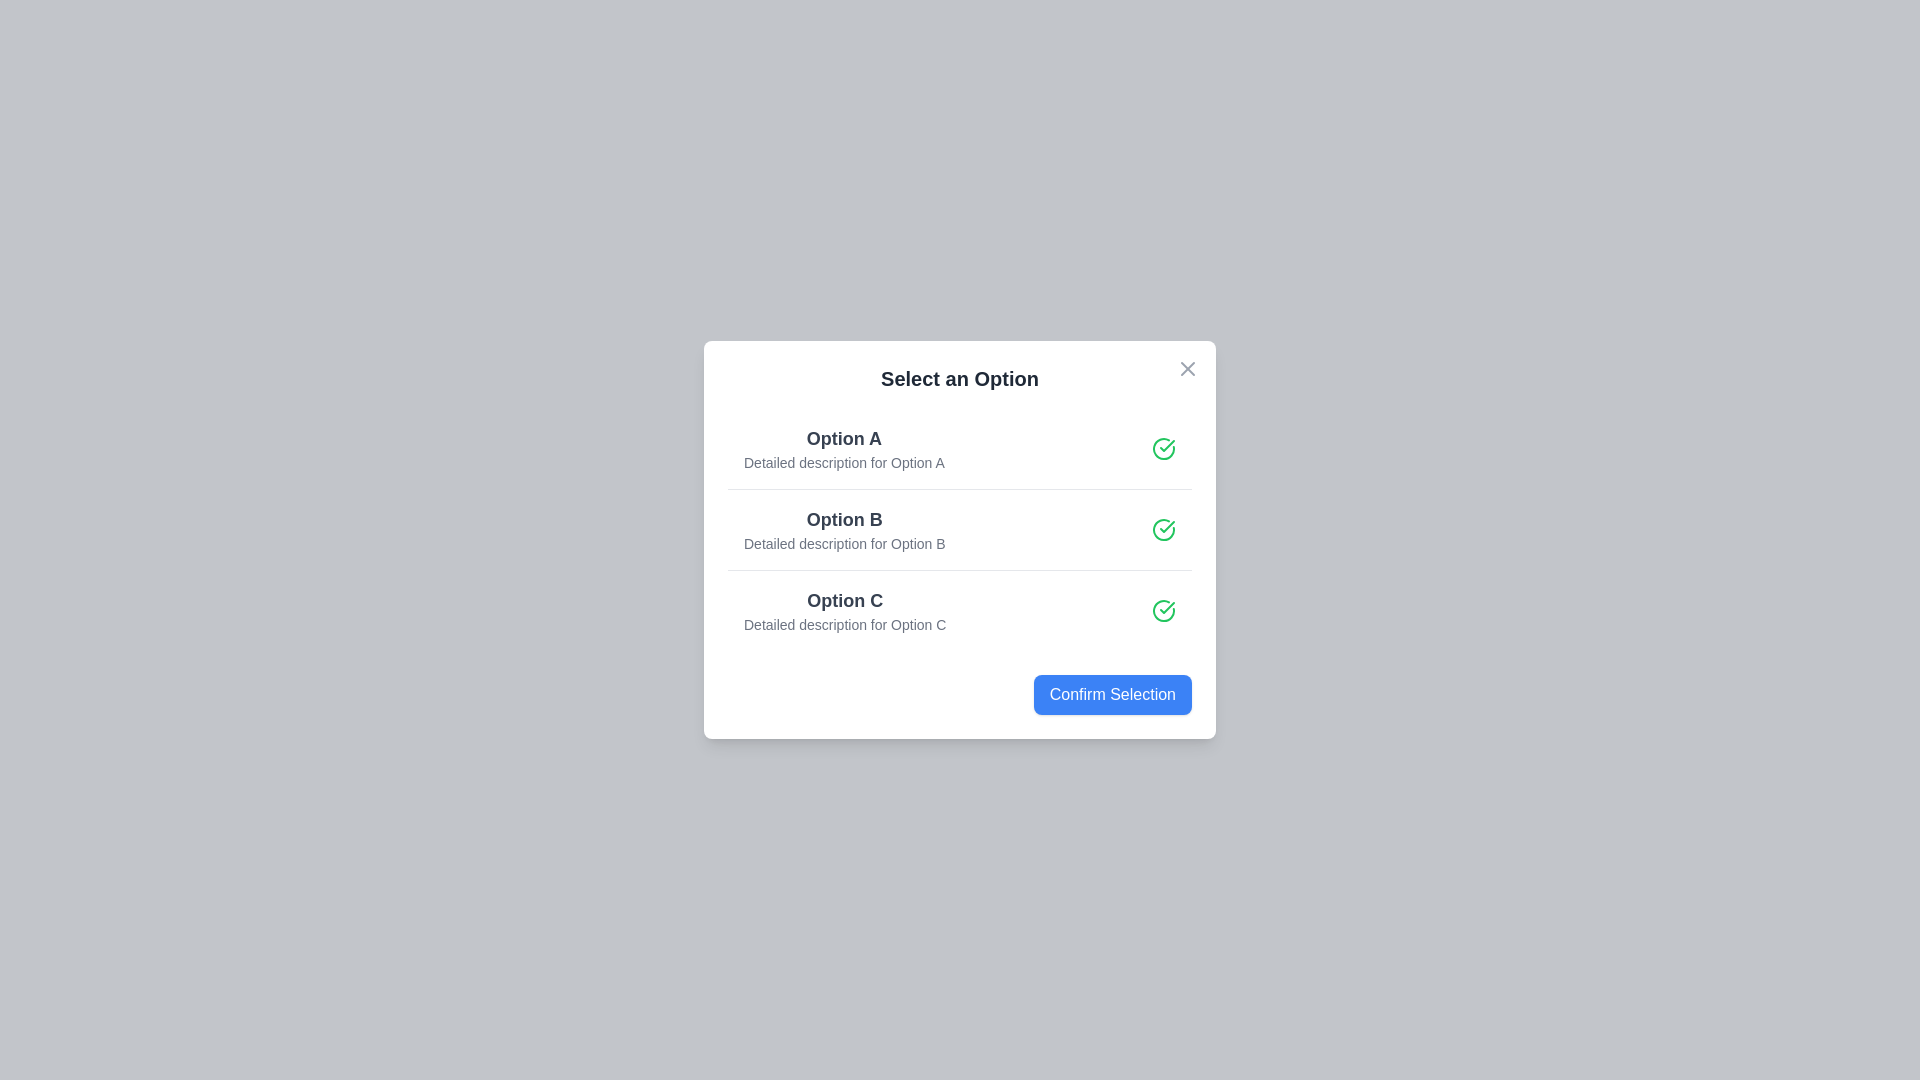  What do you see at coordinates (960, 608) in the screenshot?
I see `the option Option C from the list` at bounding box center [960, 608].